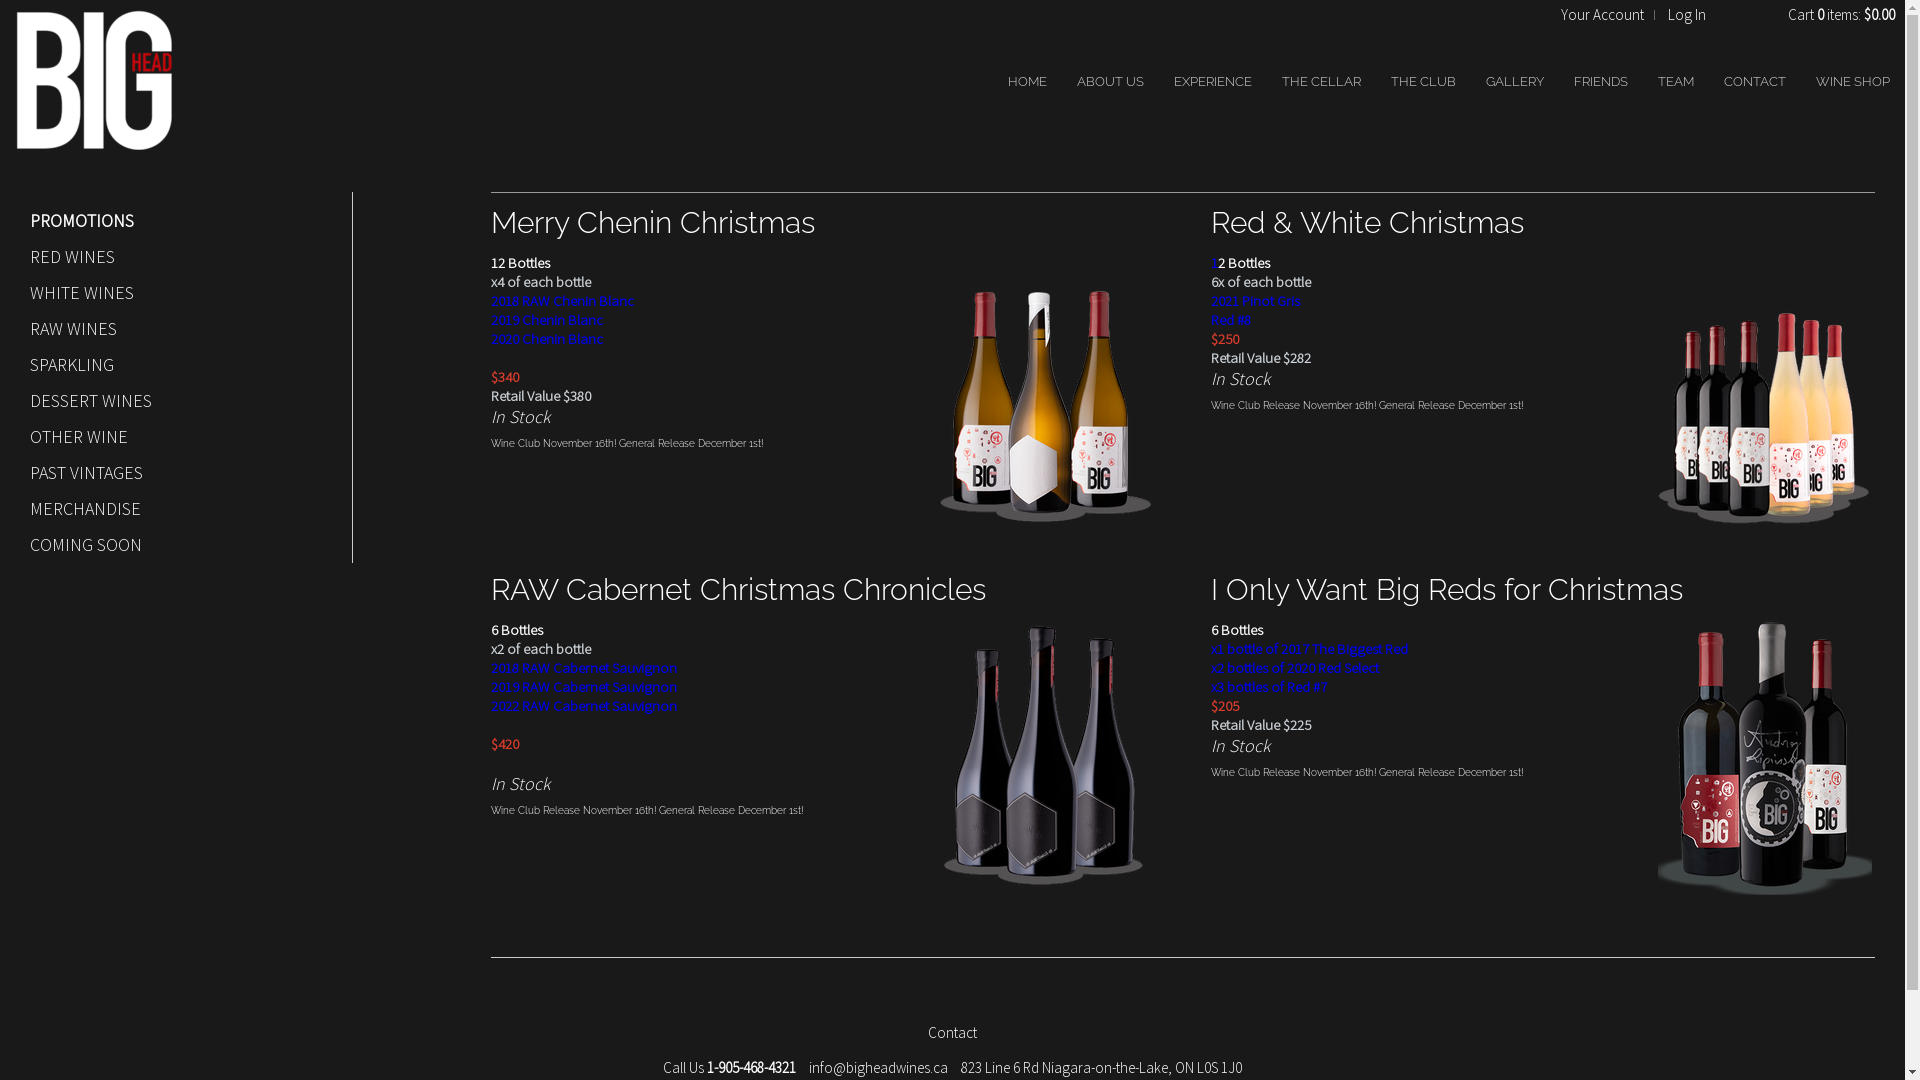 Image resolution: width=1920 pixels, height=1080 pixels. Describe the element at coordinates (1675, 80) in the screenshot. I see `'TEAM'` at that location.